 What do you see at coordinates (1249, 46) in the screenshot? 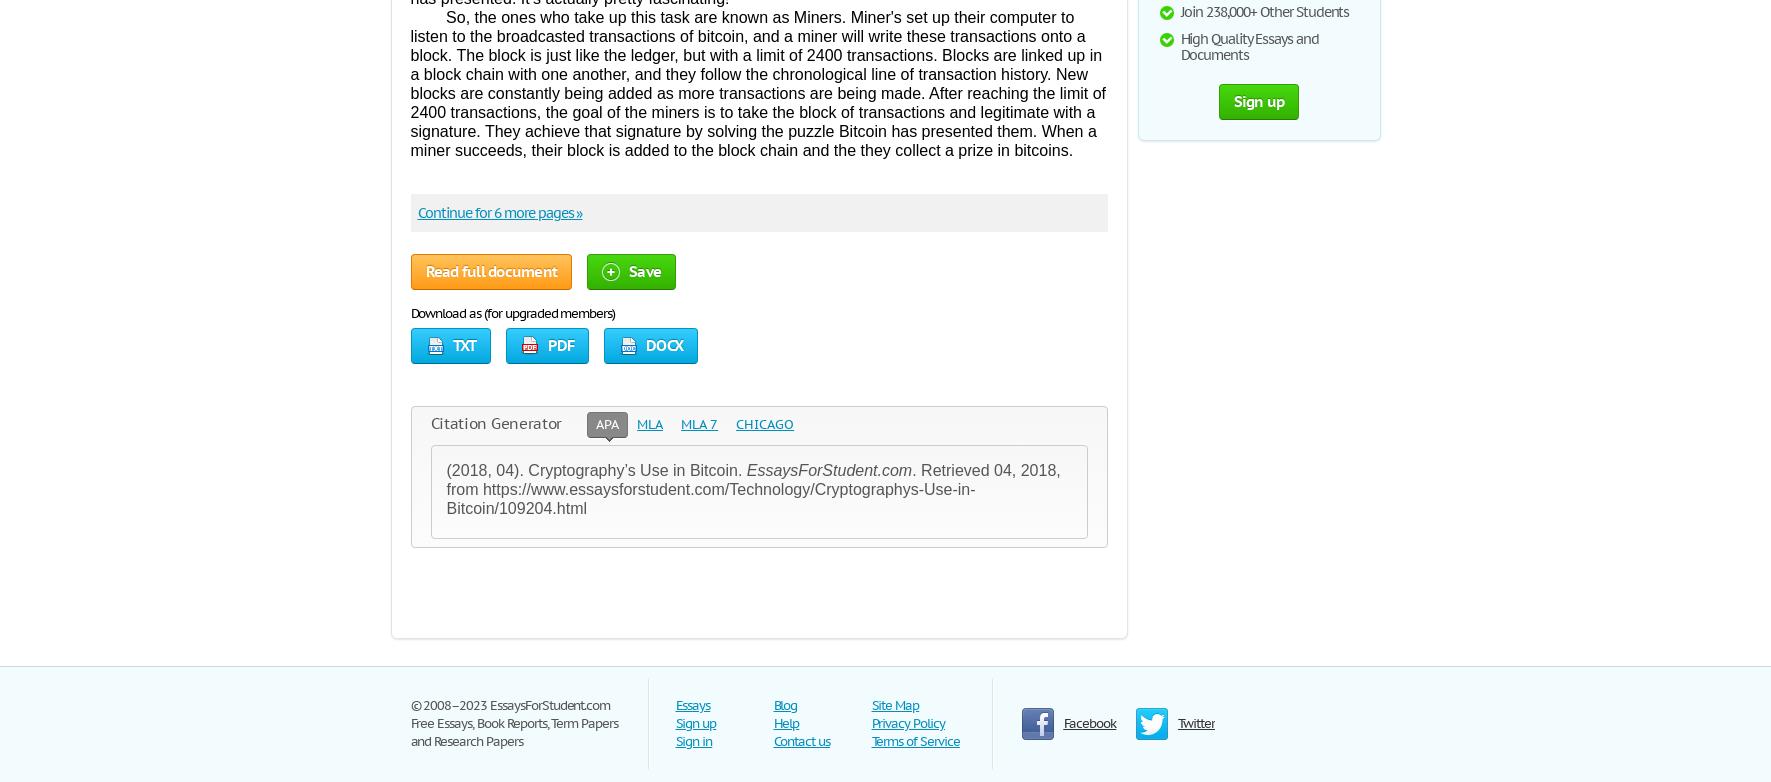
I see `'High Quality Essays and Documents'` at bounding box center [1249, 46].